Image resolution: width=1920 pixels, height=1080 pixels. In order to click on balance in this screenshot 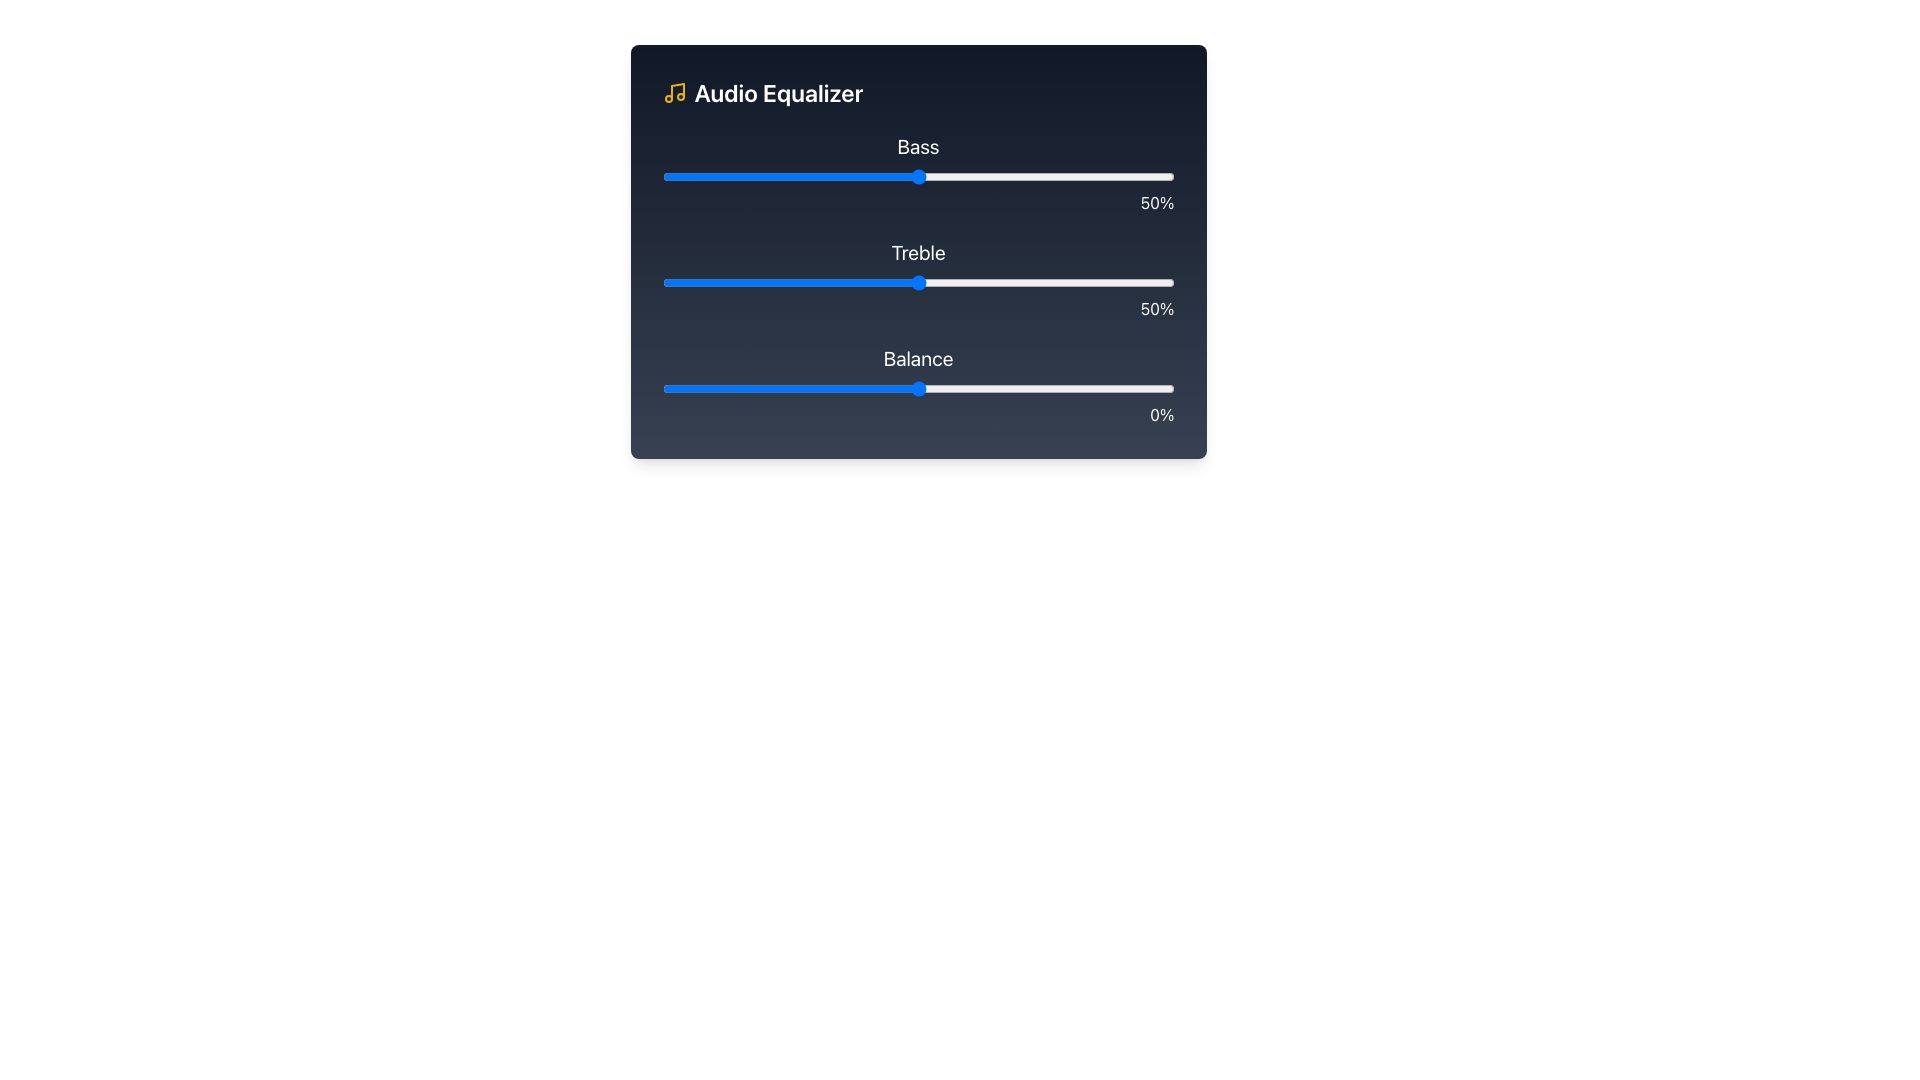, I will do `click(917, 389)`.